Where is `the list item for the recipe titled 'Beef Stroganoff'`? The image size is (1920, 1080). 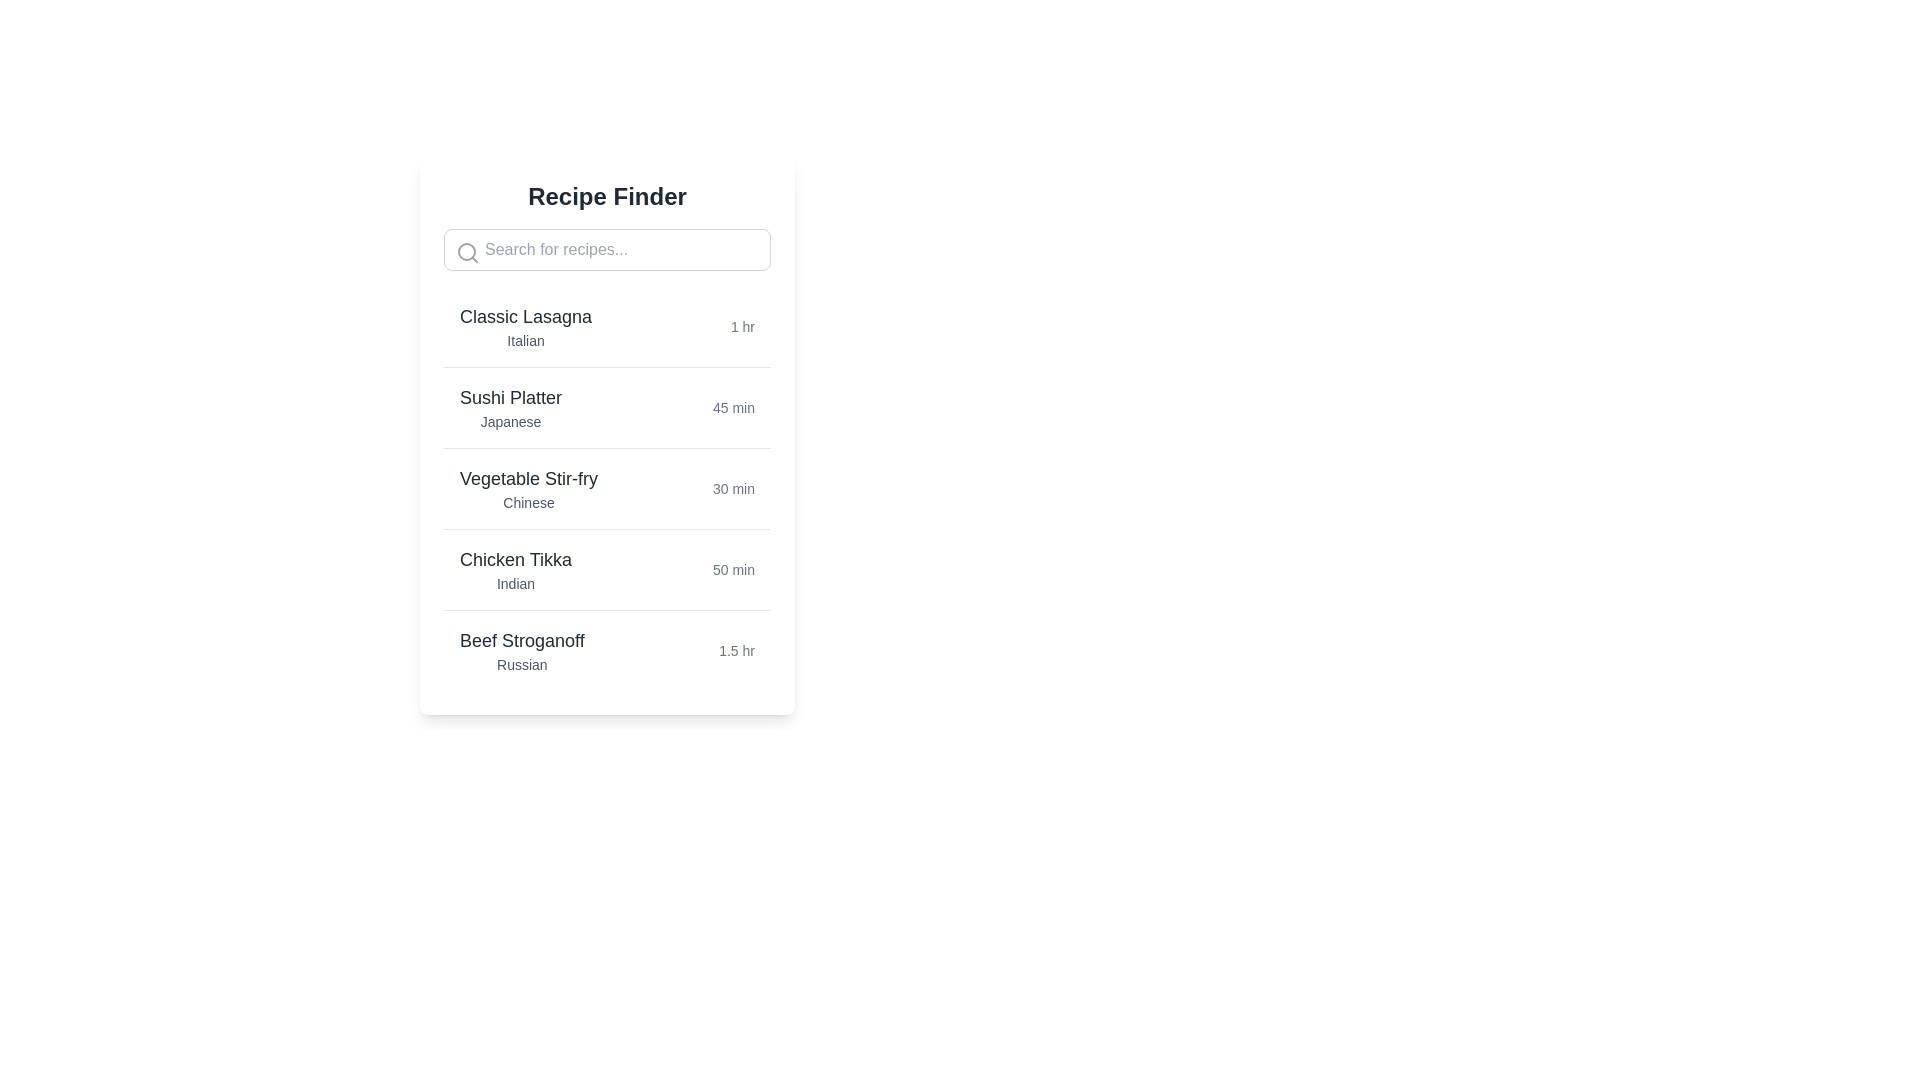 the list item for the recipe titled 'Beef Stroganoff' is located at coordinates (606, 650).